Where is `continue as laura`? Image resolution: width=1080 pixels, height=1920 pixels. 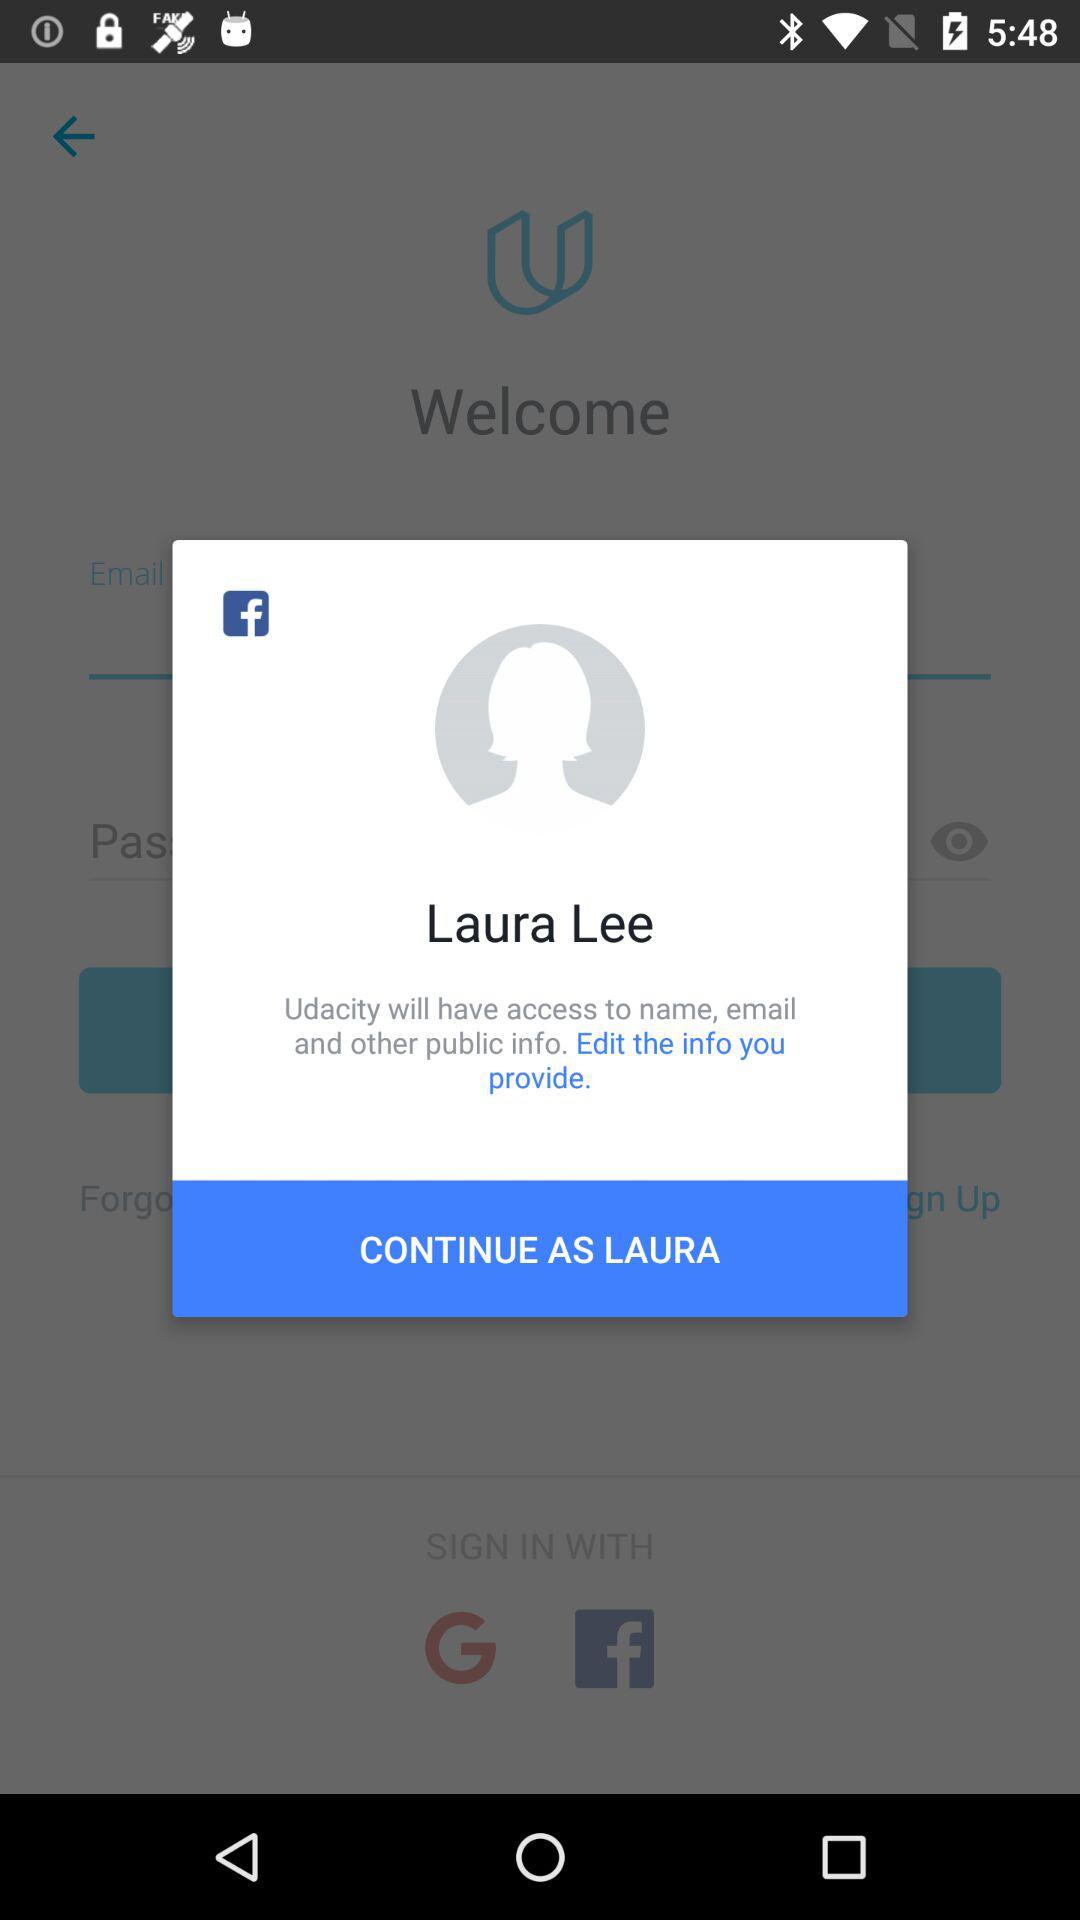
continue as laura is located at coordinates (540, 1247).